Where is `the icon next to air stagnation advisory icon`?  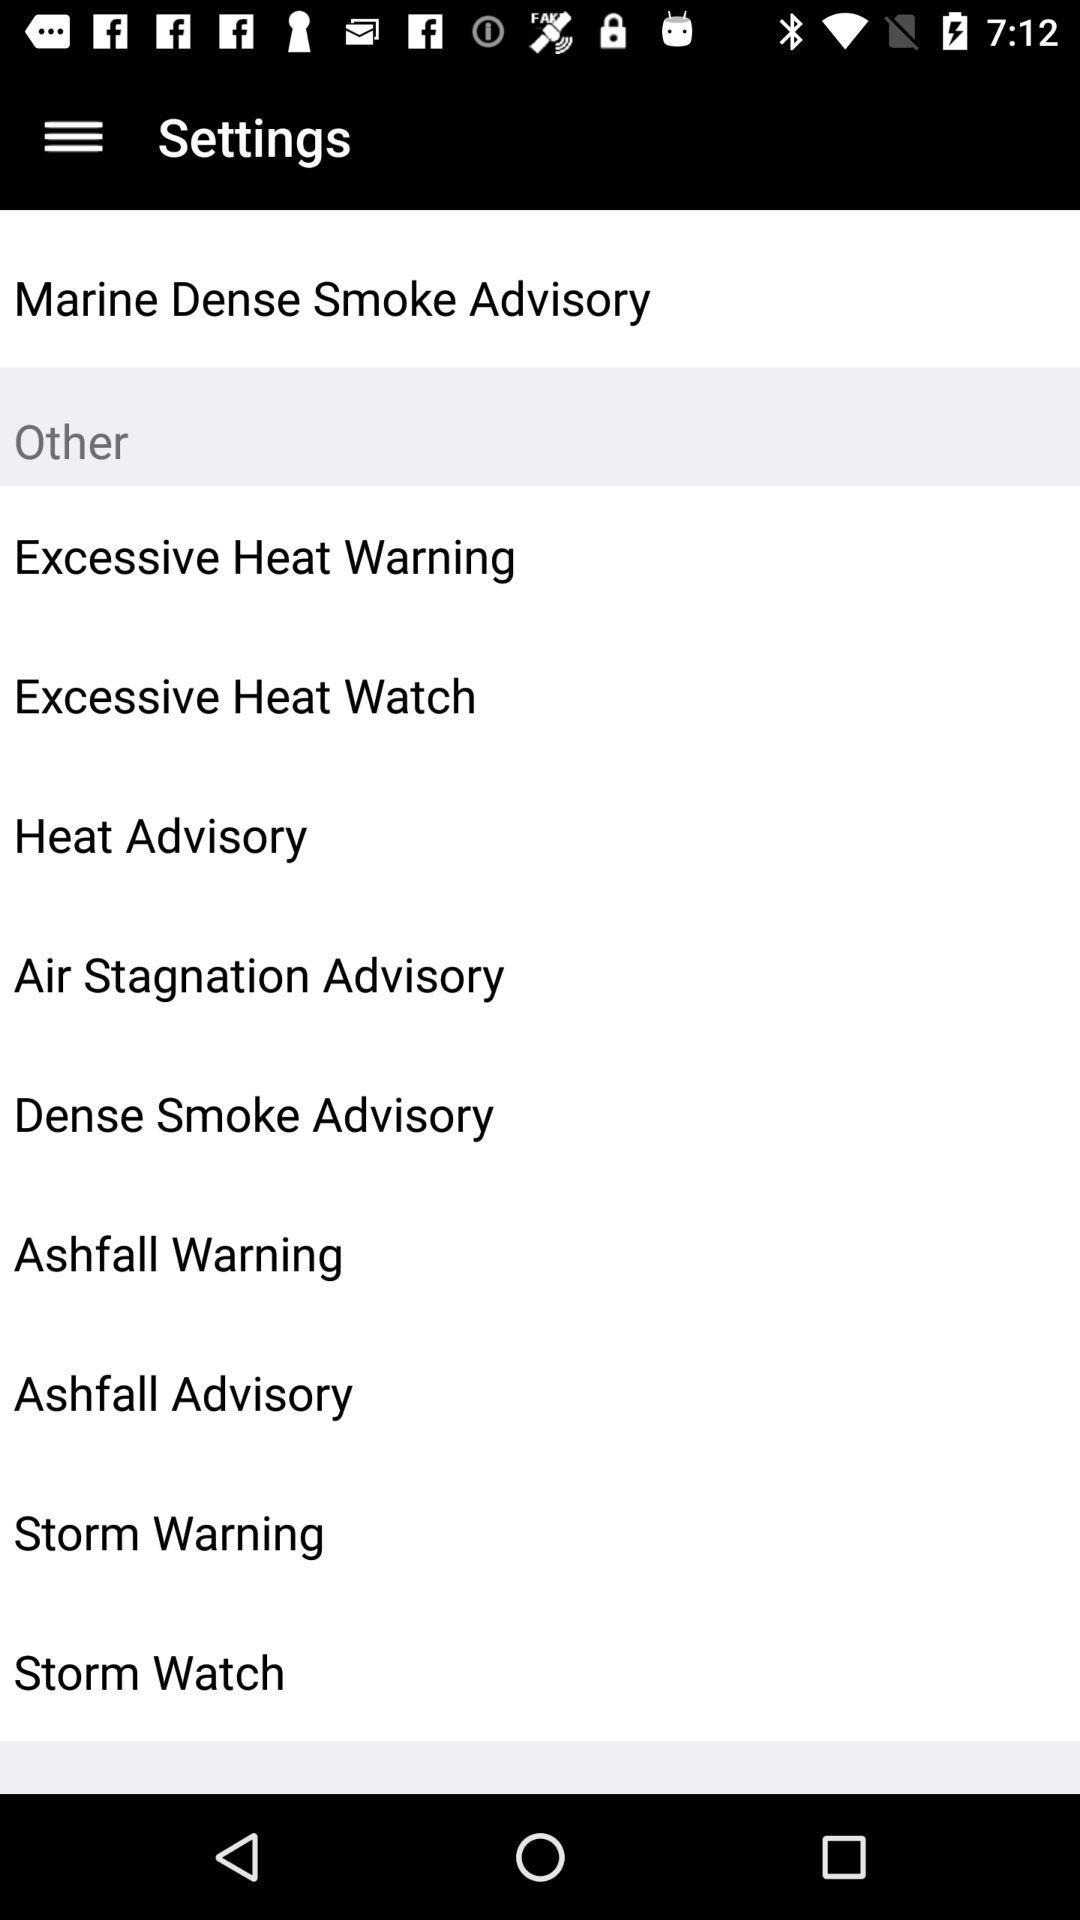
the icon next to air stagnation advisory icon is located at coordinates (1017, 974).